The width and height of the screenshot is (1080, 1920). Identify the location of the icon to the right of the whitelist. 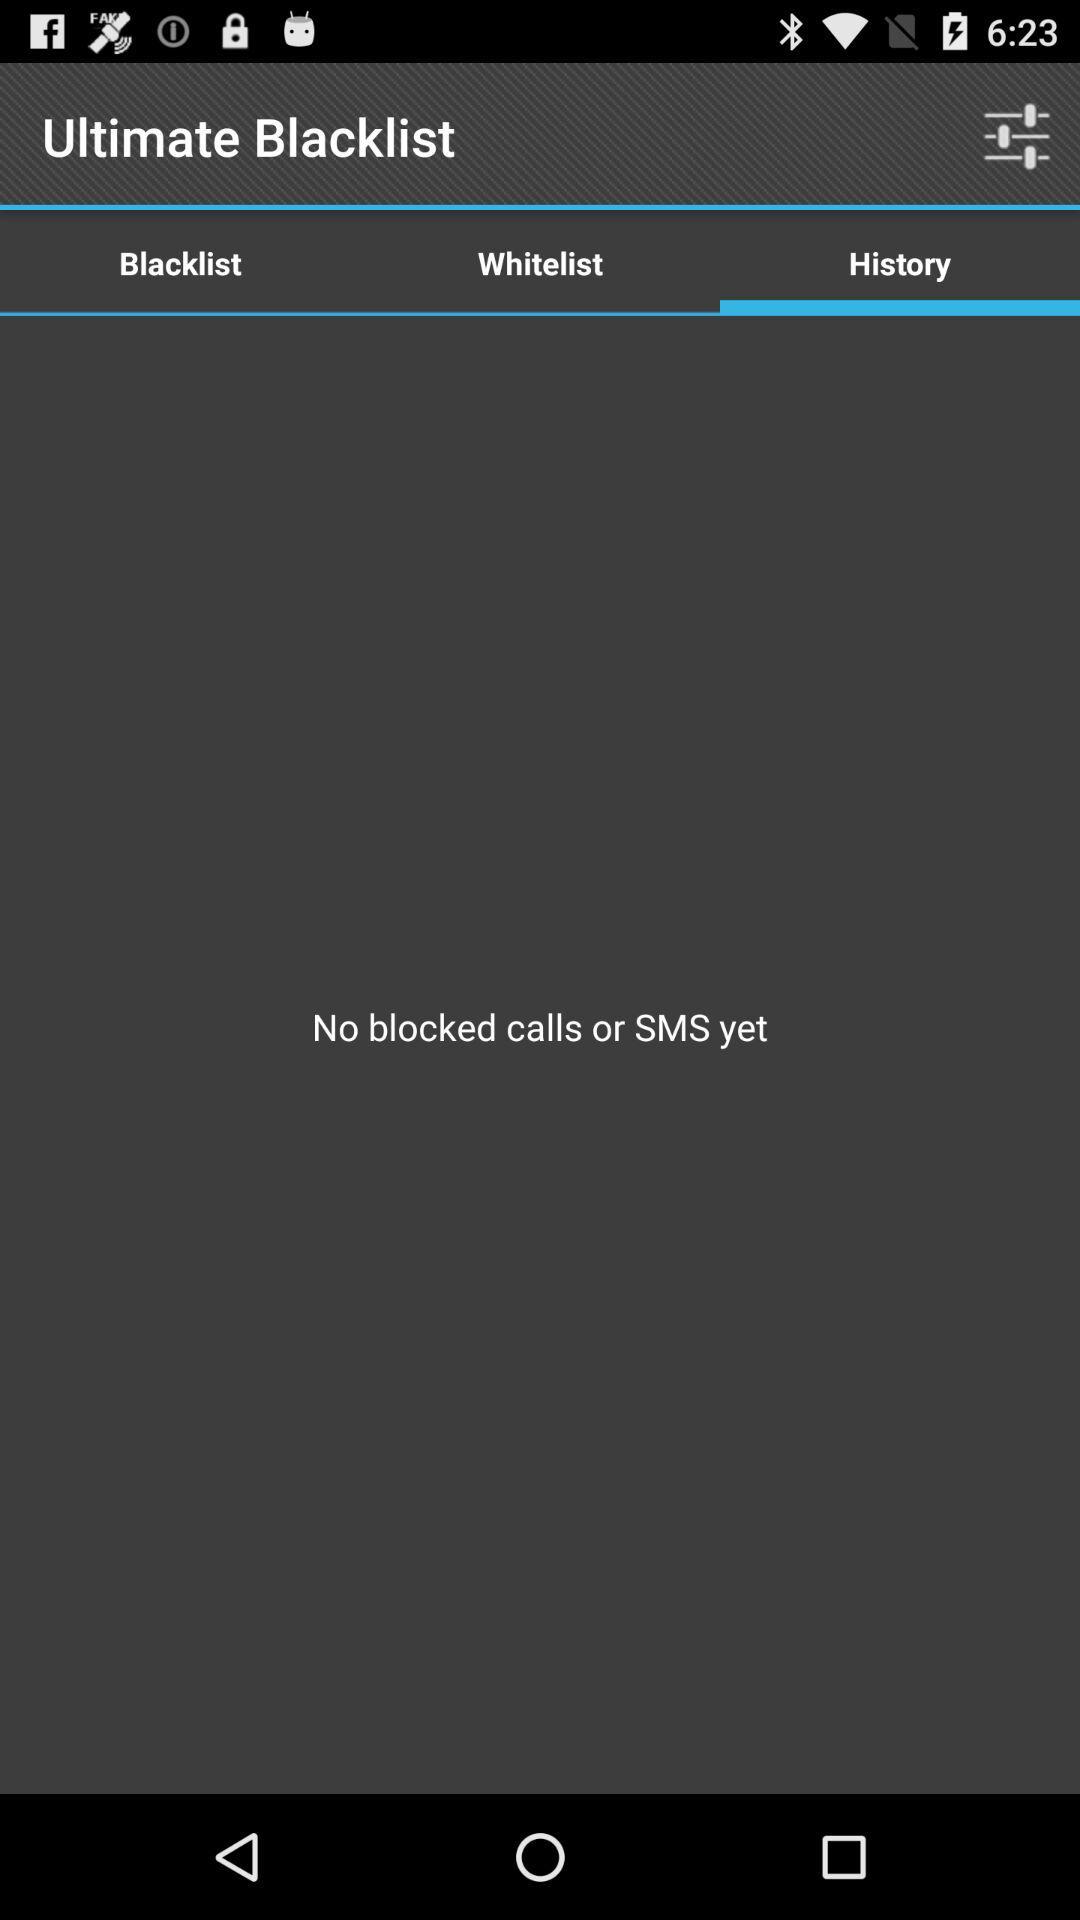
(898, 261).